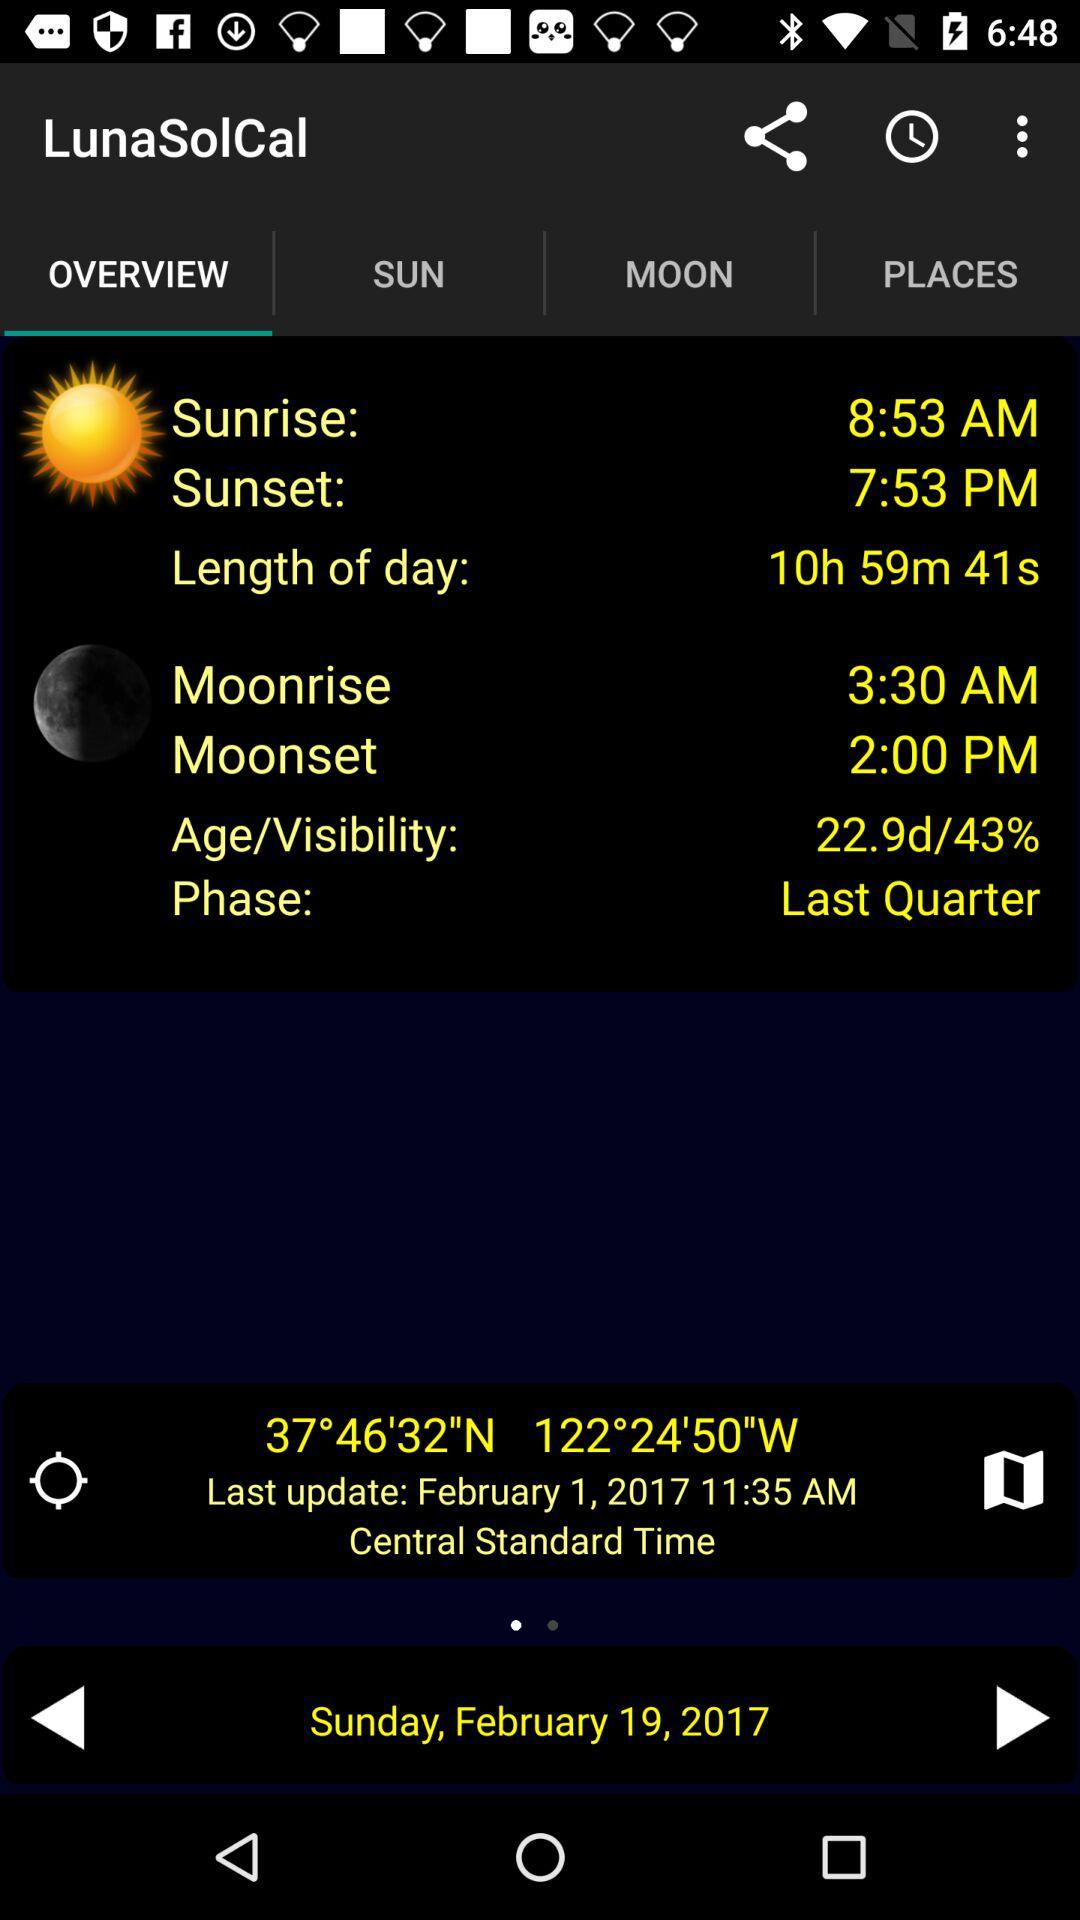 This screenshot has height=1920, width=1080. What do you see at coordinates (56, 1716) in the screenshot?
I see `the arrow_backward icon` at bounding box center [56, 1716].